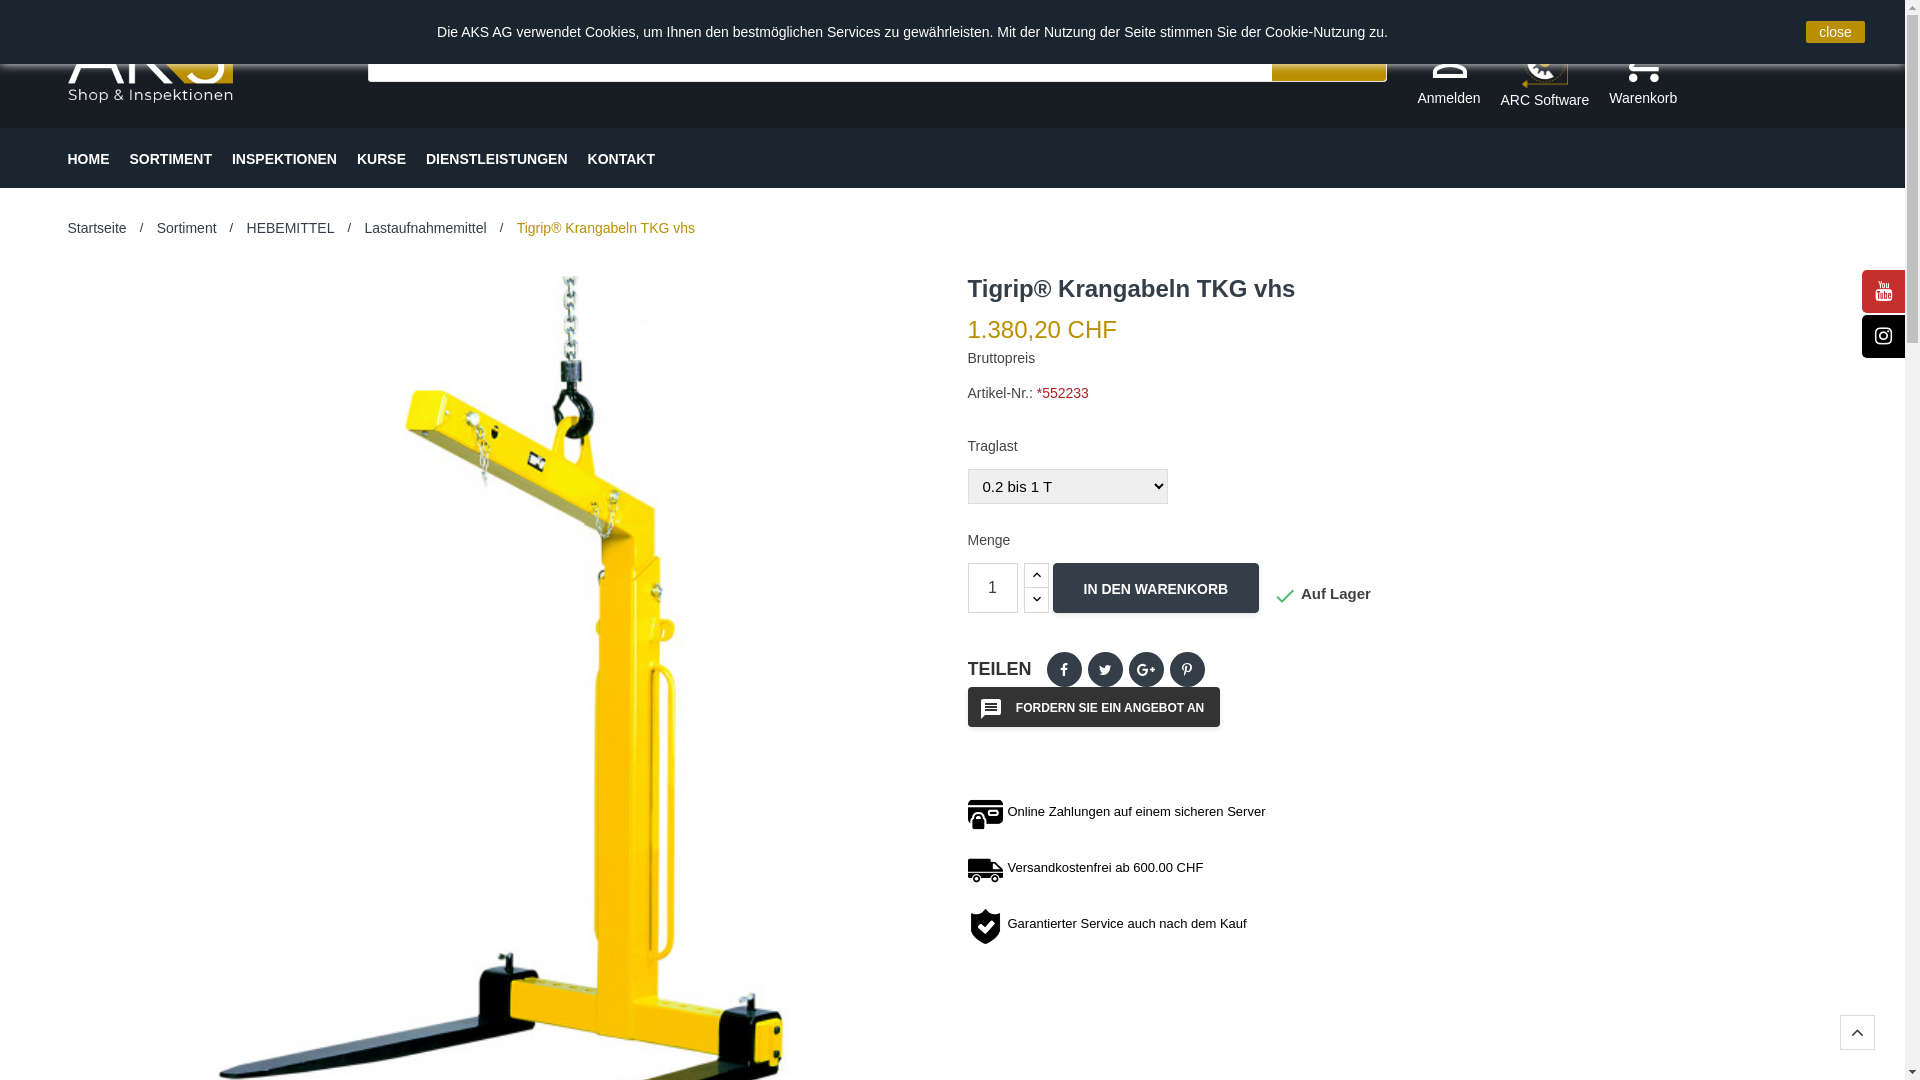 The width and height of the screenshot is (1920, 1080). What do you see at coordinates (1415, 72) in the screenshot?
I see `'Anmelden'` at bounding box center [1415, 72].